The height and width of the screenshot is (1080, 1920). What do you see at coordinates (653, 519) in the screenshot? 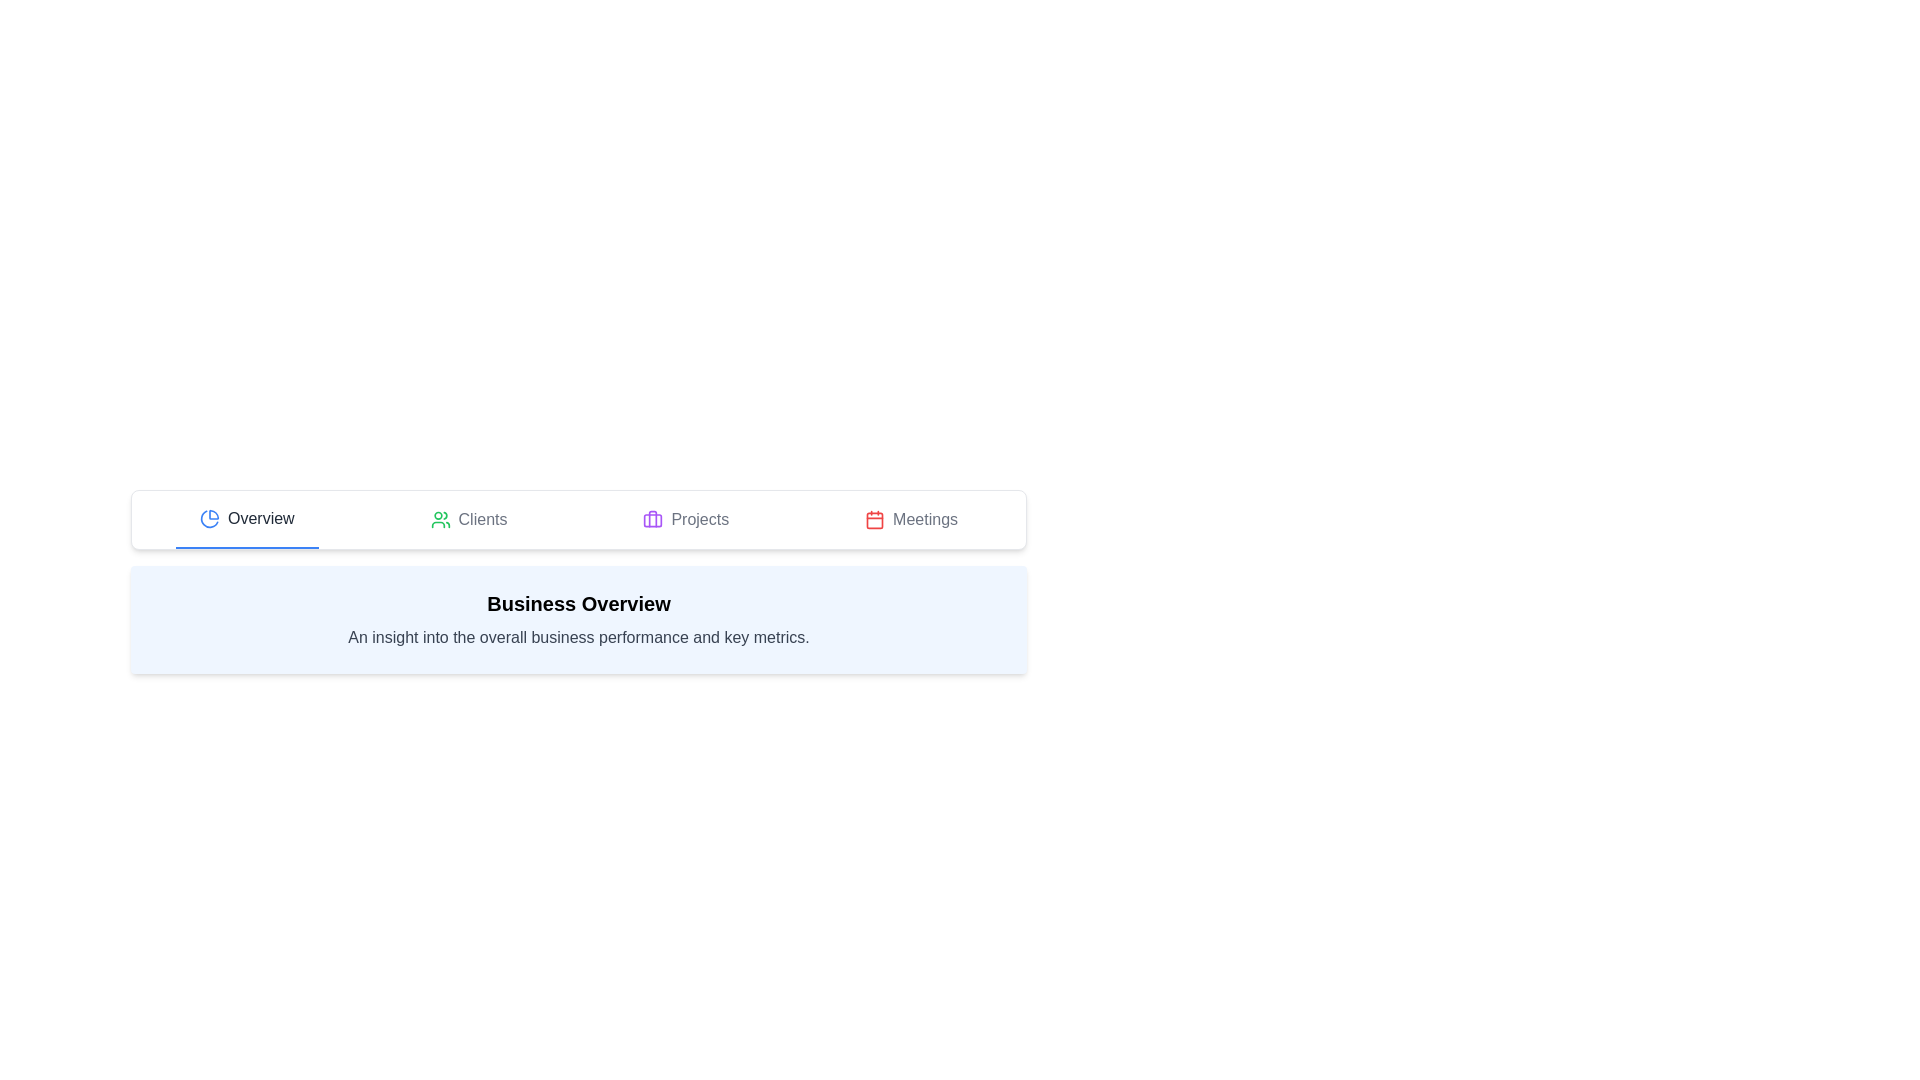
I see `the 'Projects' button, which is the third button in the horizontal navigation bar` at bounding box center [653, 519].